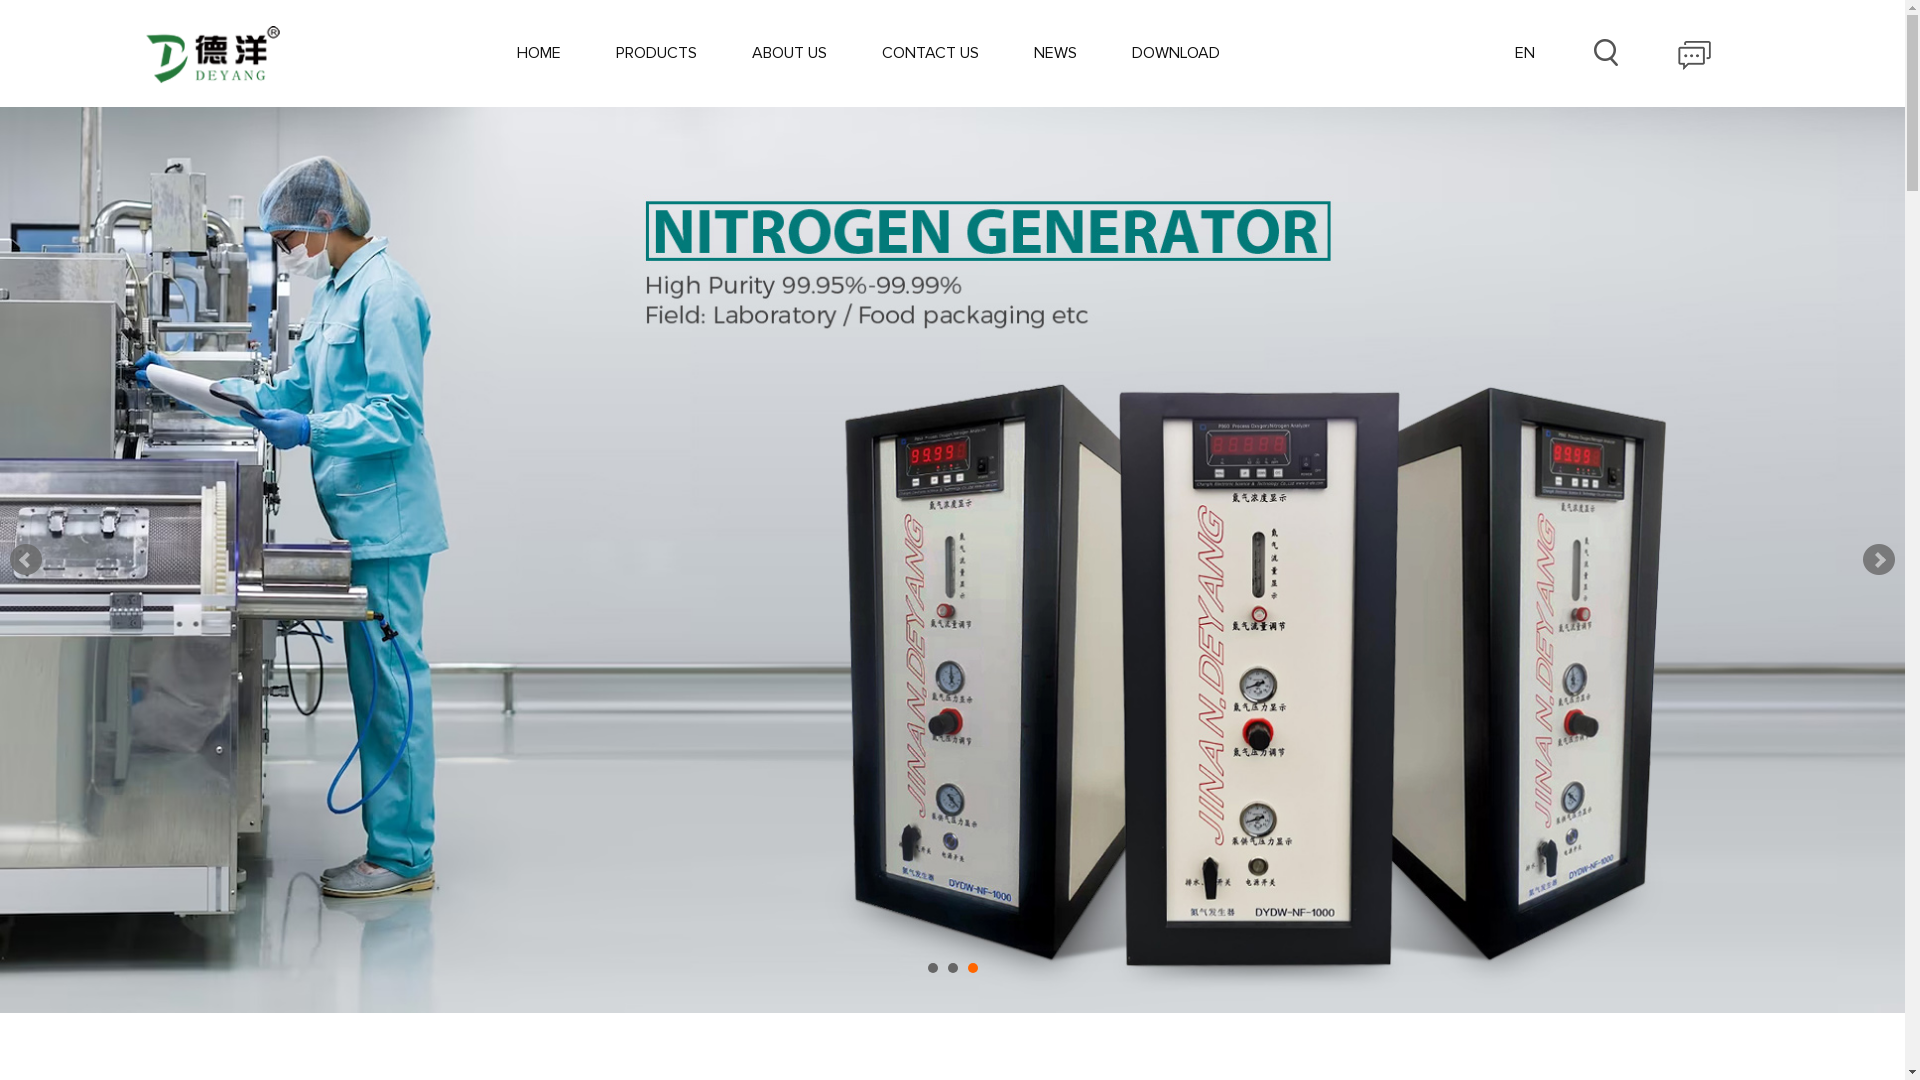  I want to click on '1', so click(931, 967).